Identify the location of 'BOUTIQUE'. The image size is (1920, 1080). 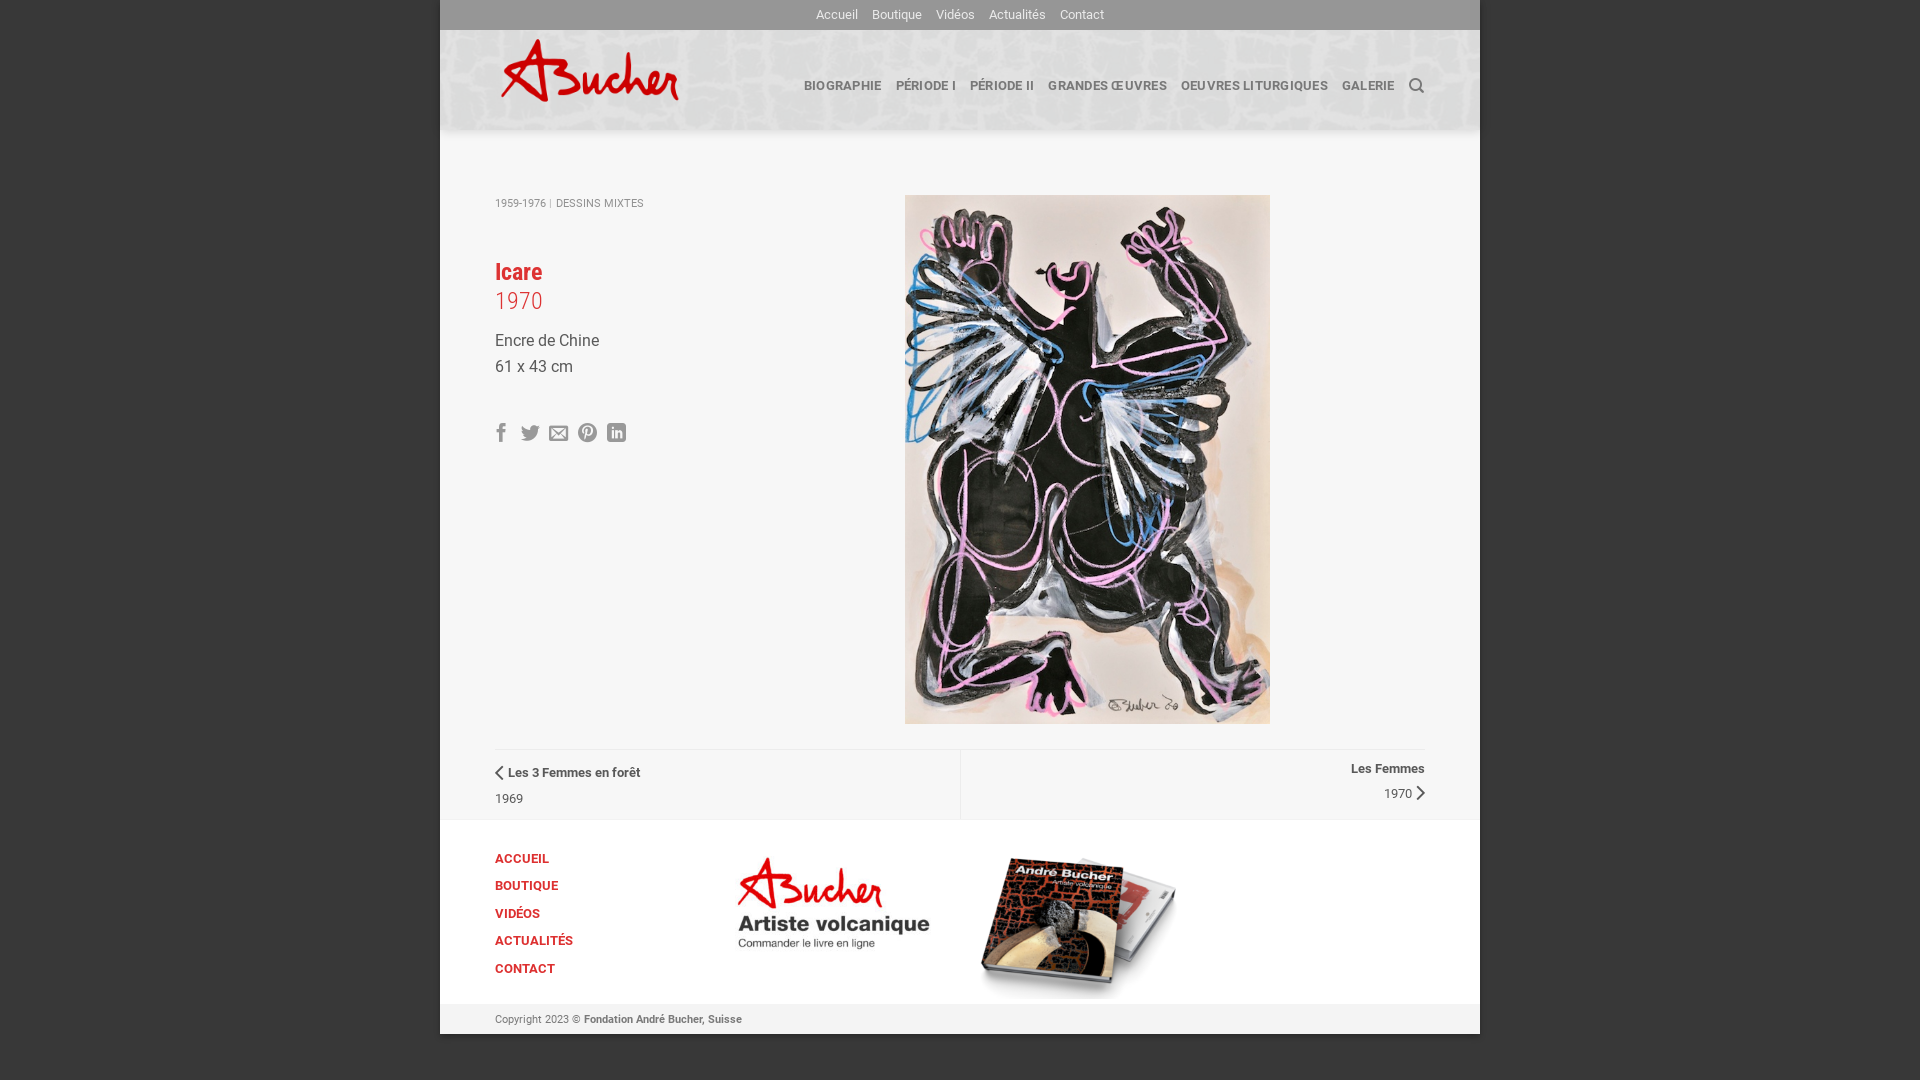
(526, 885).